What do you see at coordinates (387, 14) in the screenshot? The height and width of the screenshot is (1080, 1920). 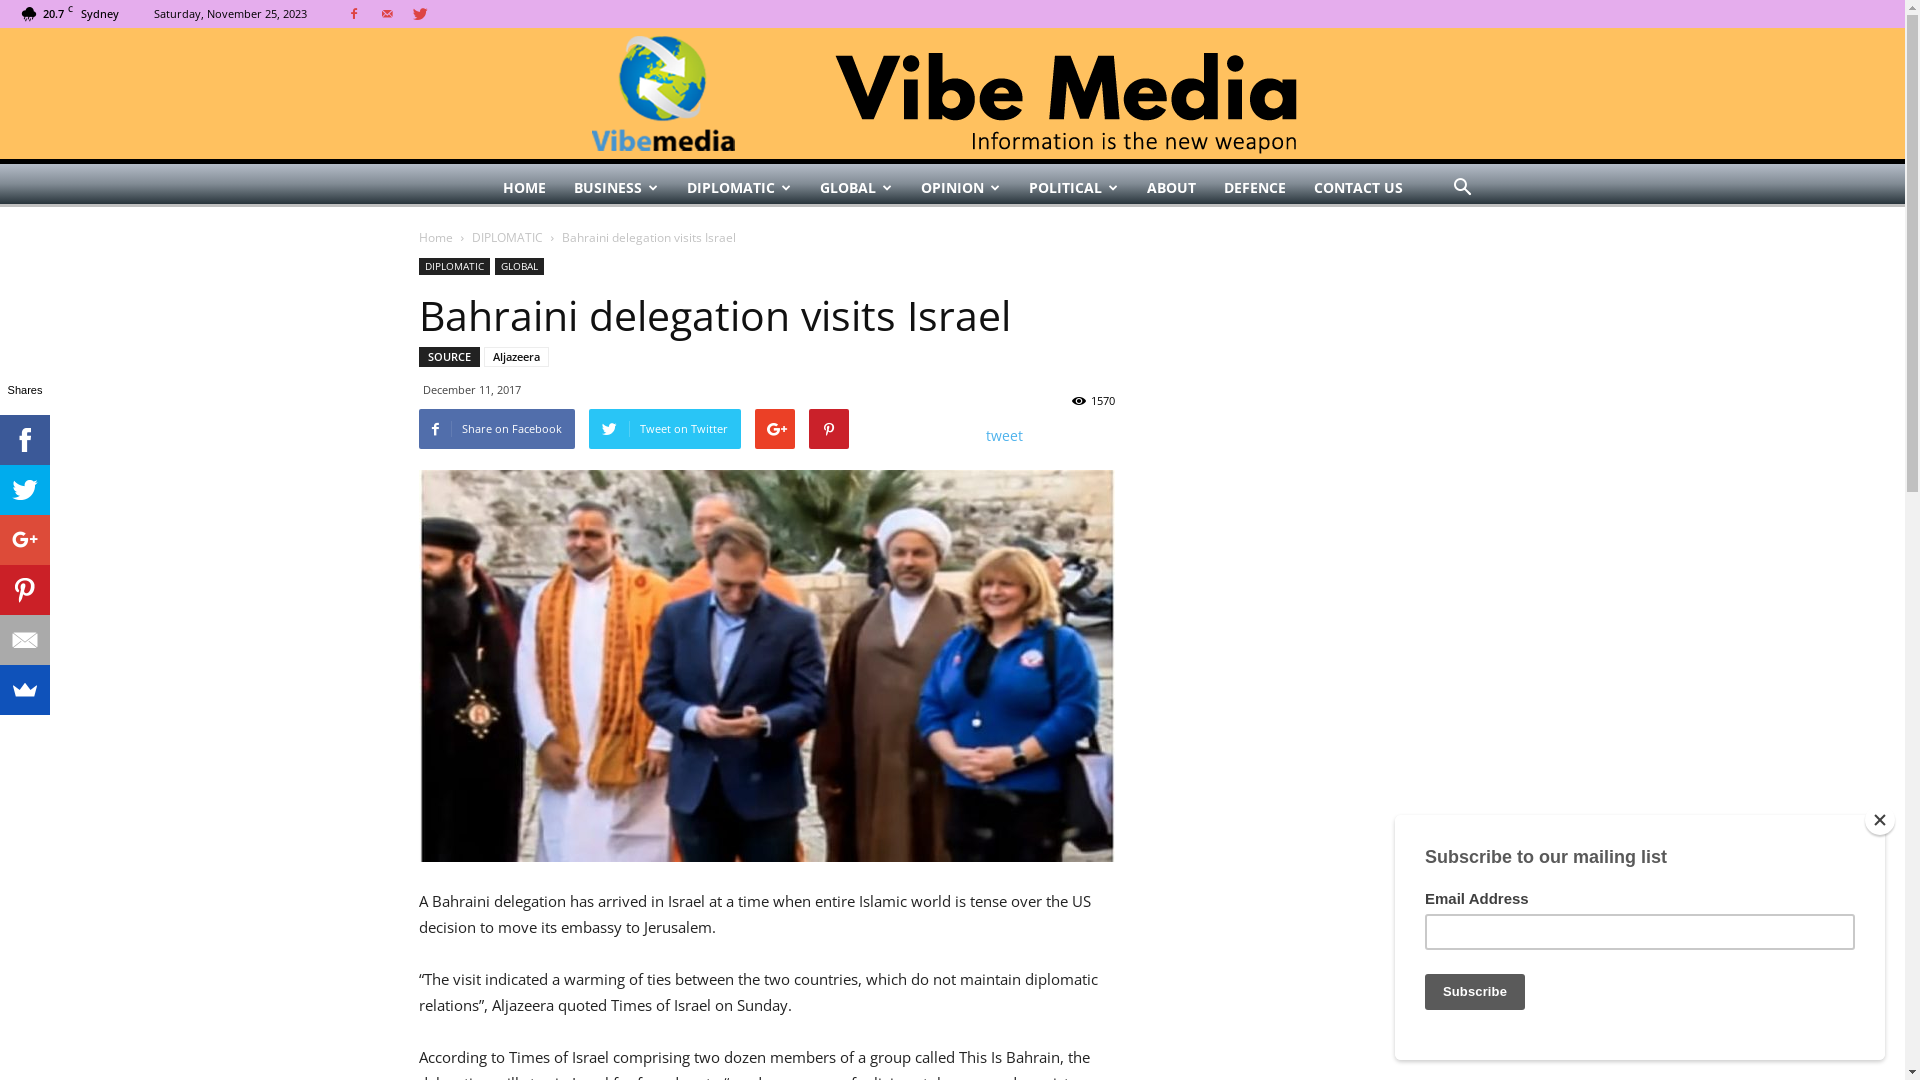 I see `'Mail'` at bounding box center [387, 14].